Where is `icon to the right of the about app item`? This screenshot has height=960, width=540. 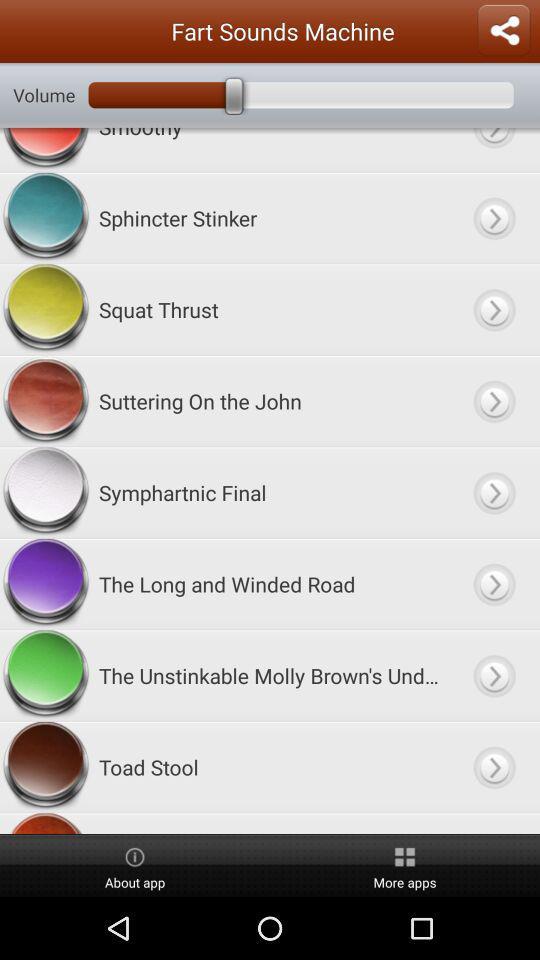 icon to the right of the about app item is located at coordinates (405, 865).